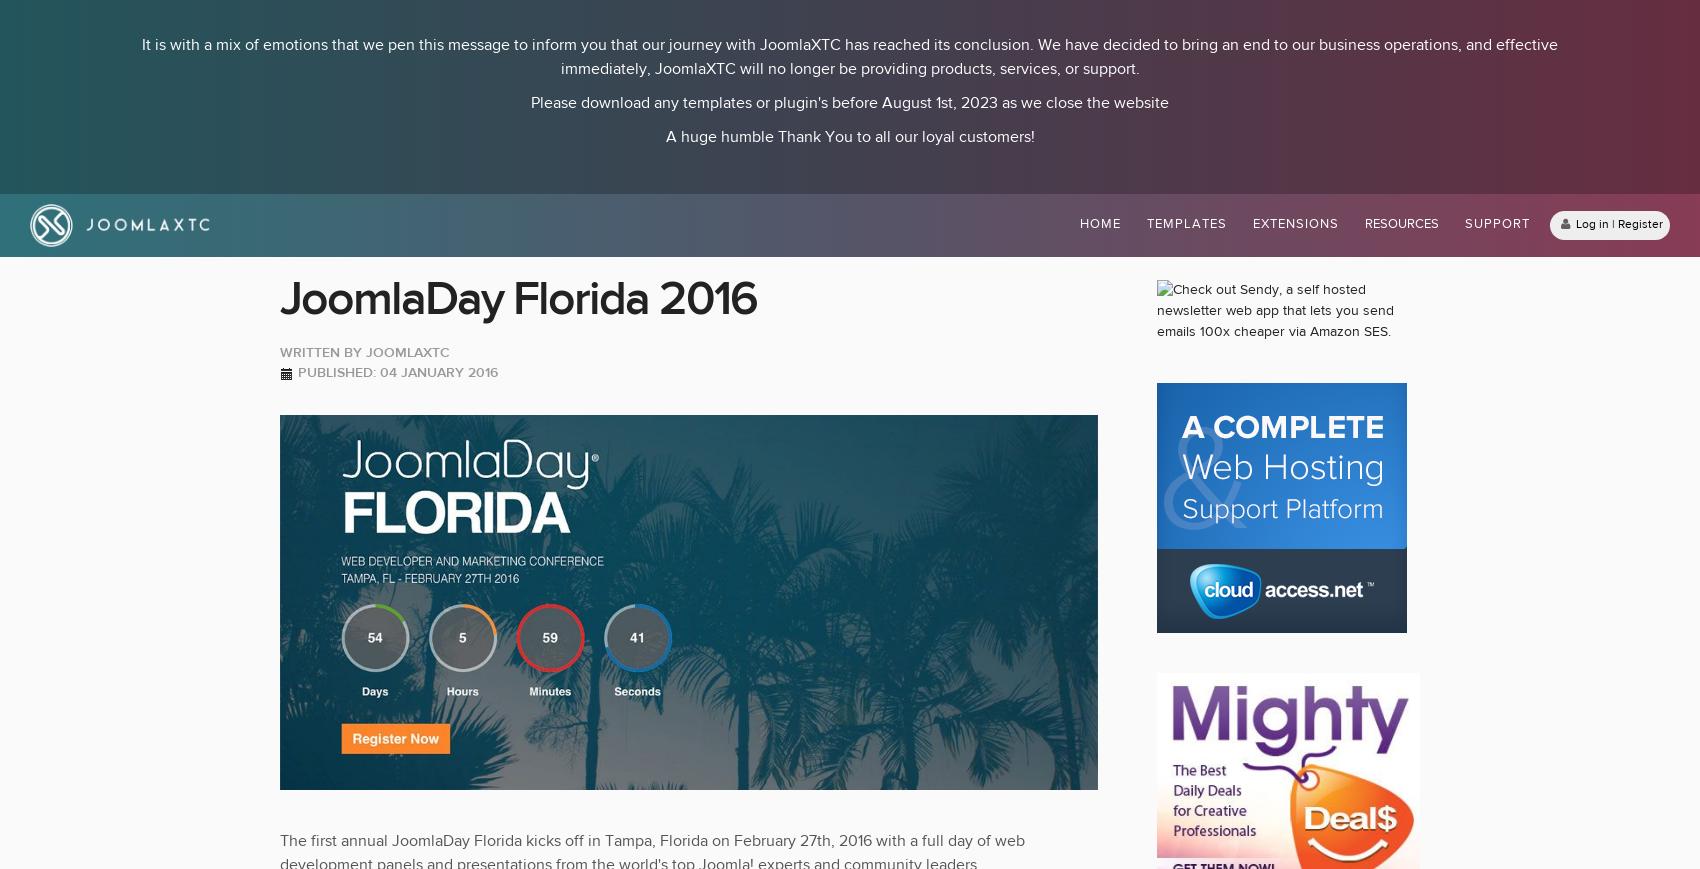 The height and width of the screenshot is (869, 1700). What do you see at coordinates (1100, 223) in the screenshot?
I see `'Home'` at bounding box center [1100, 223].